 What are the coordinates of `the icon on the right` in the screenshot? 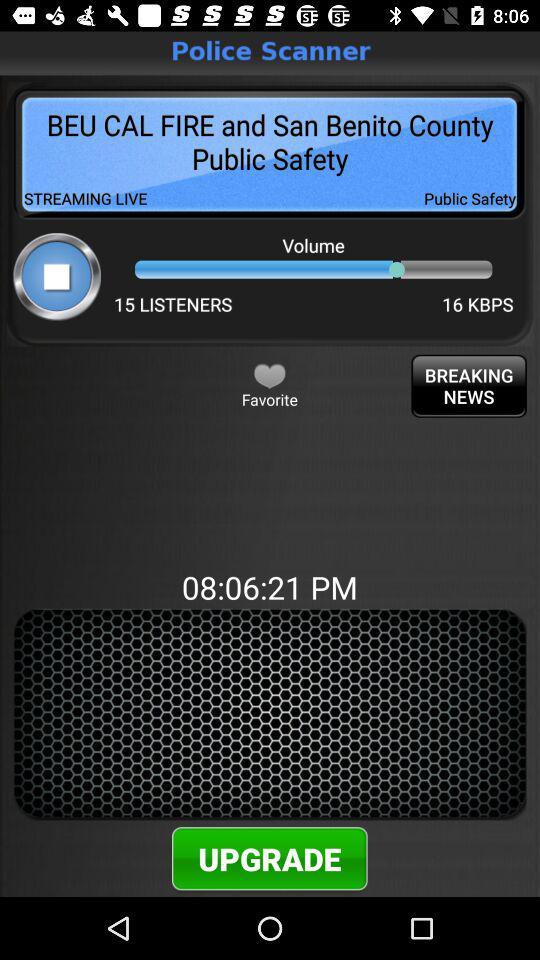 It's located at (469, 385).